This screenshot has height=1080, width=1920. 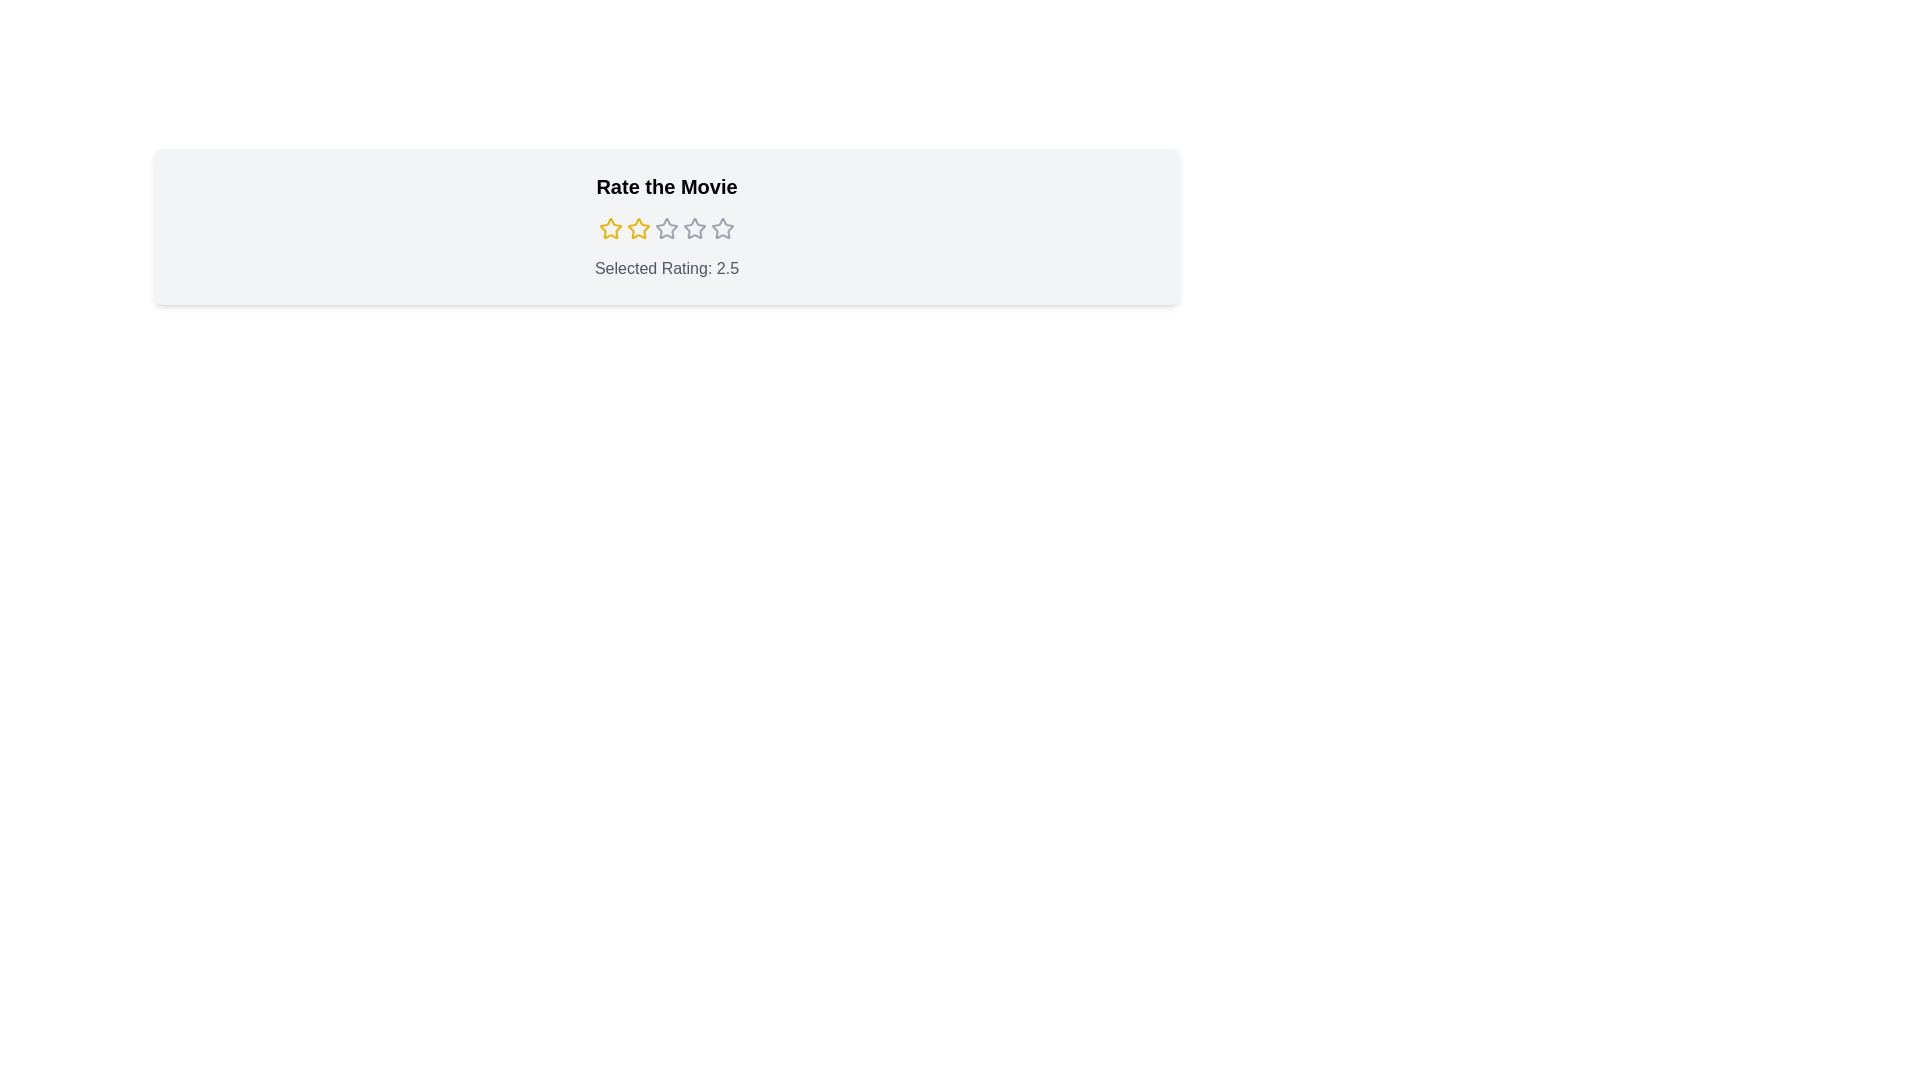 What do you see at coordinates (722, 227) in the screenshot?
I see `the fifth star icon in the rating row below 'Rate the Movie'` at bounding box center [722, 227].